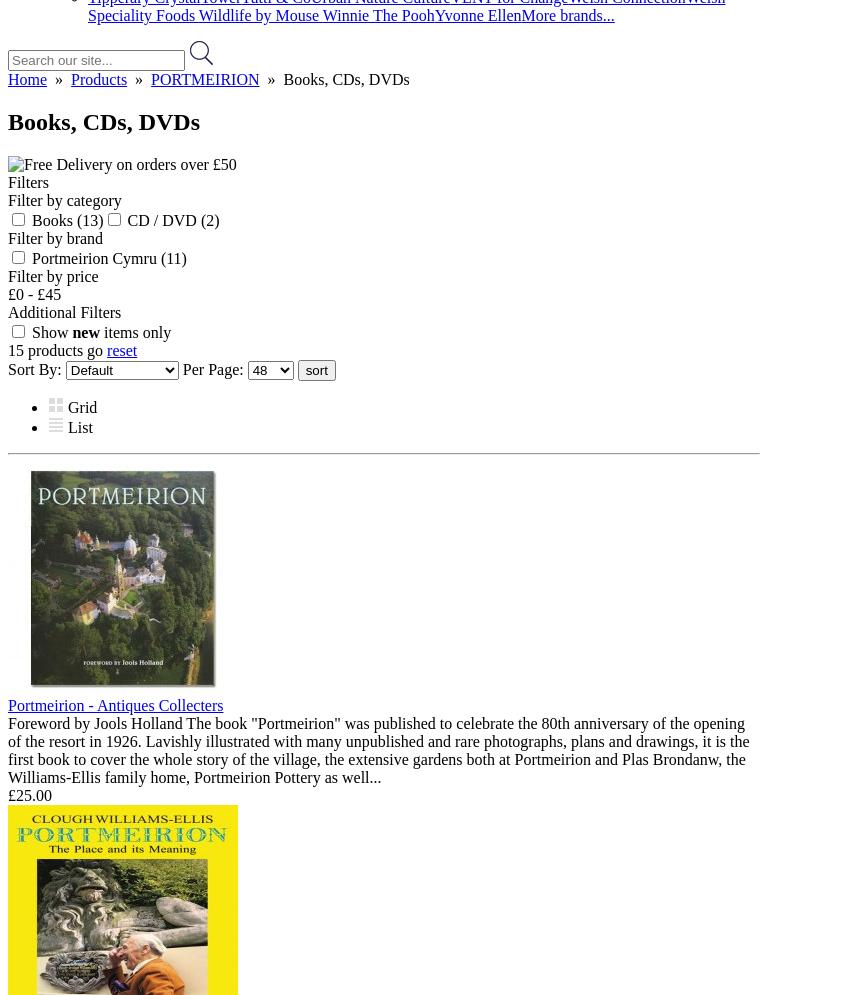  Describe the element at coordinates (7, 198) in the screenshot. I see `'Filter by category'` at that location.